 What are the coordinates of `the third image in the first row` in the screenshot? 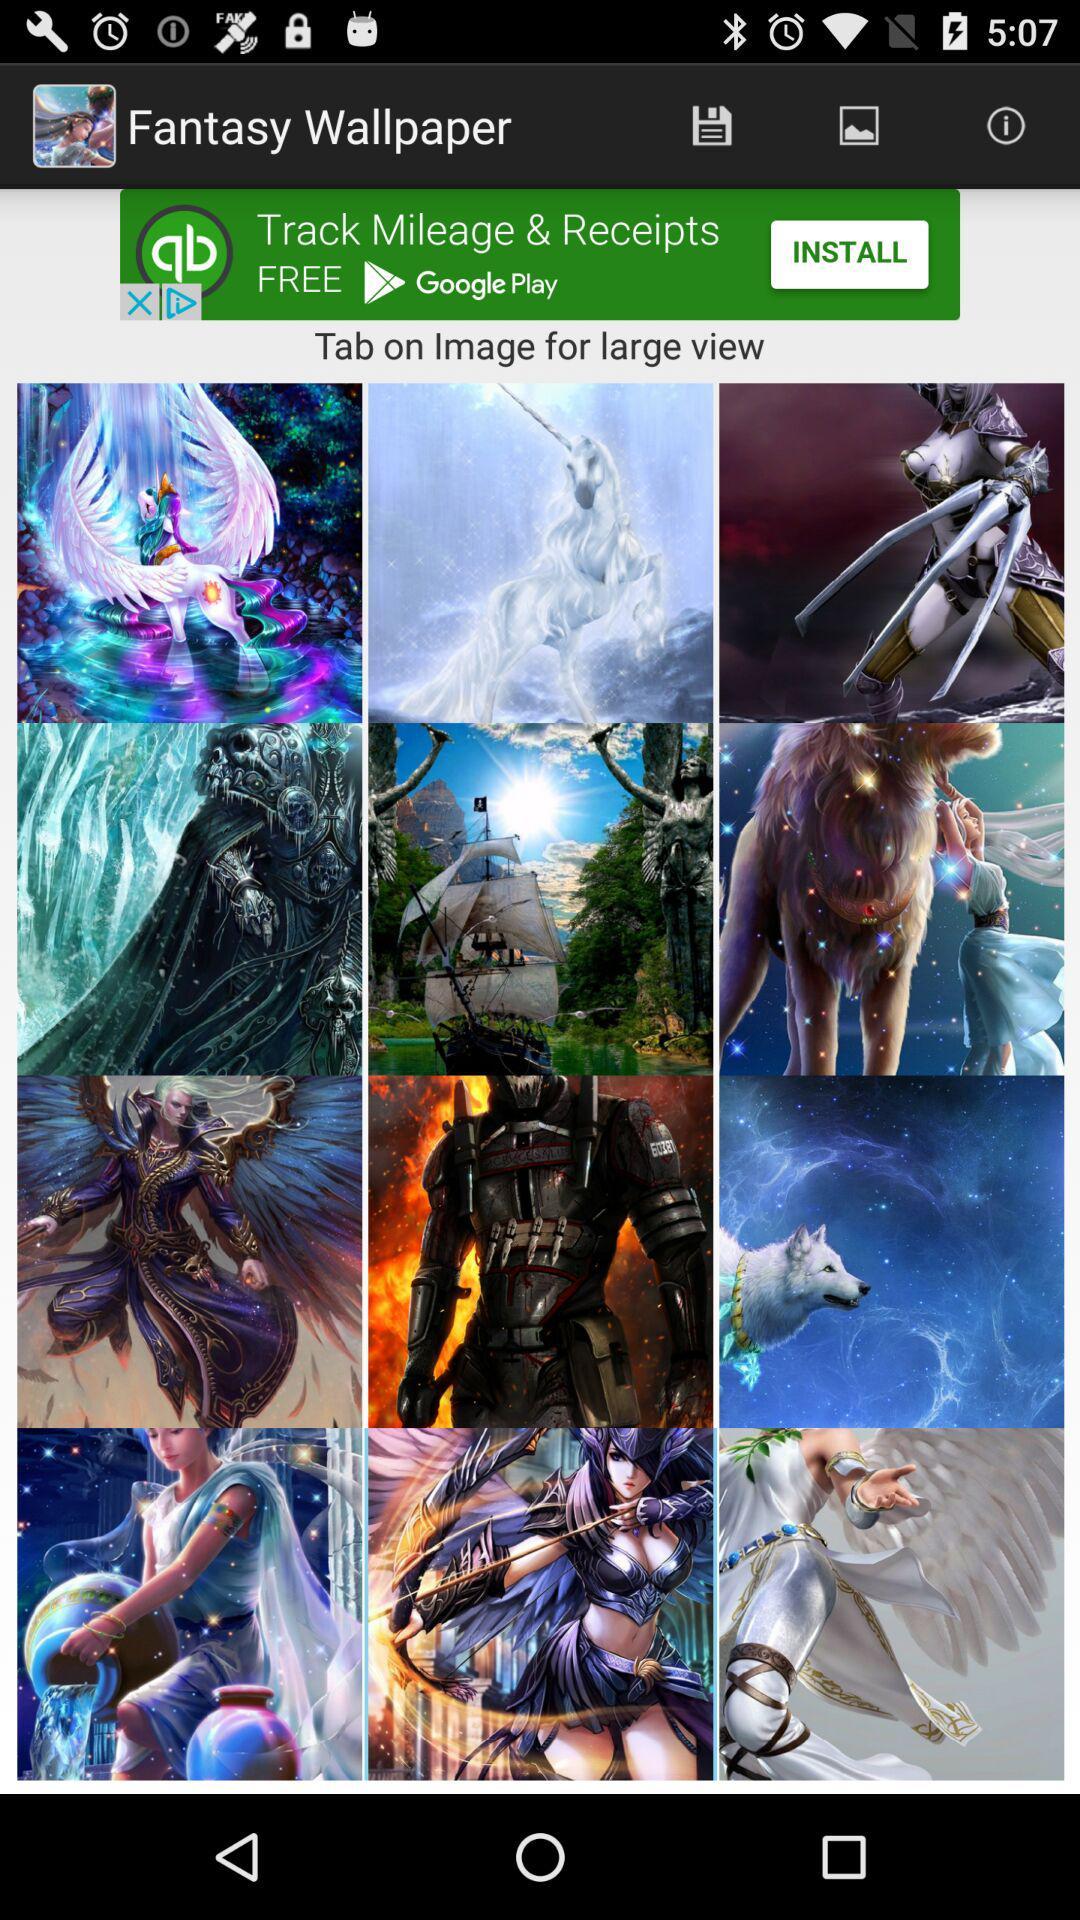 It's located at (890, 552).